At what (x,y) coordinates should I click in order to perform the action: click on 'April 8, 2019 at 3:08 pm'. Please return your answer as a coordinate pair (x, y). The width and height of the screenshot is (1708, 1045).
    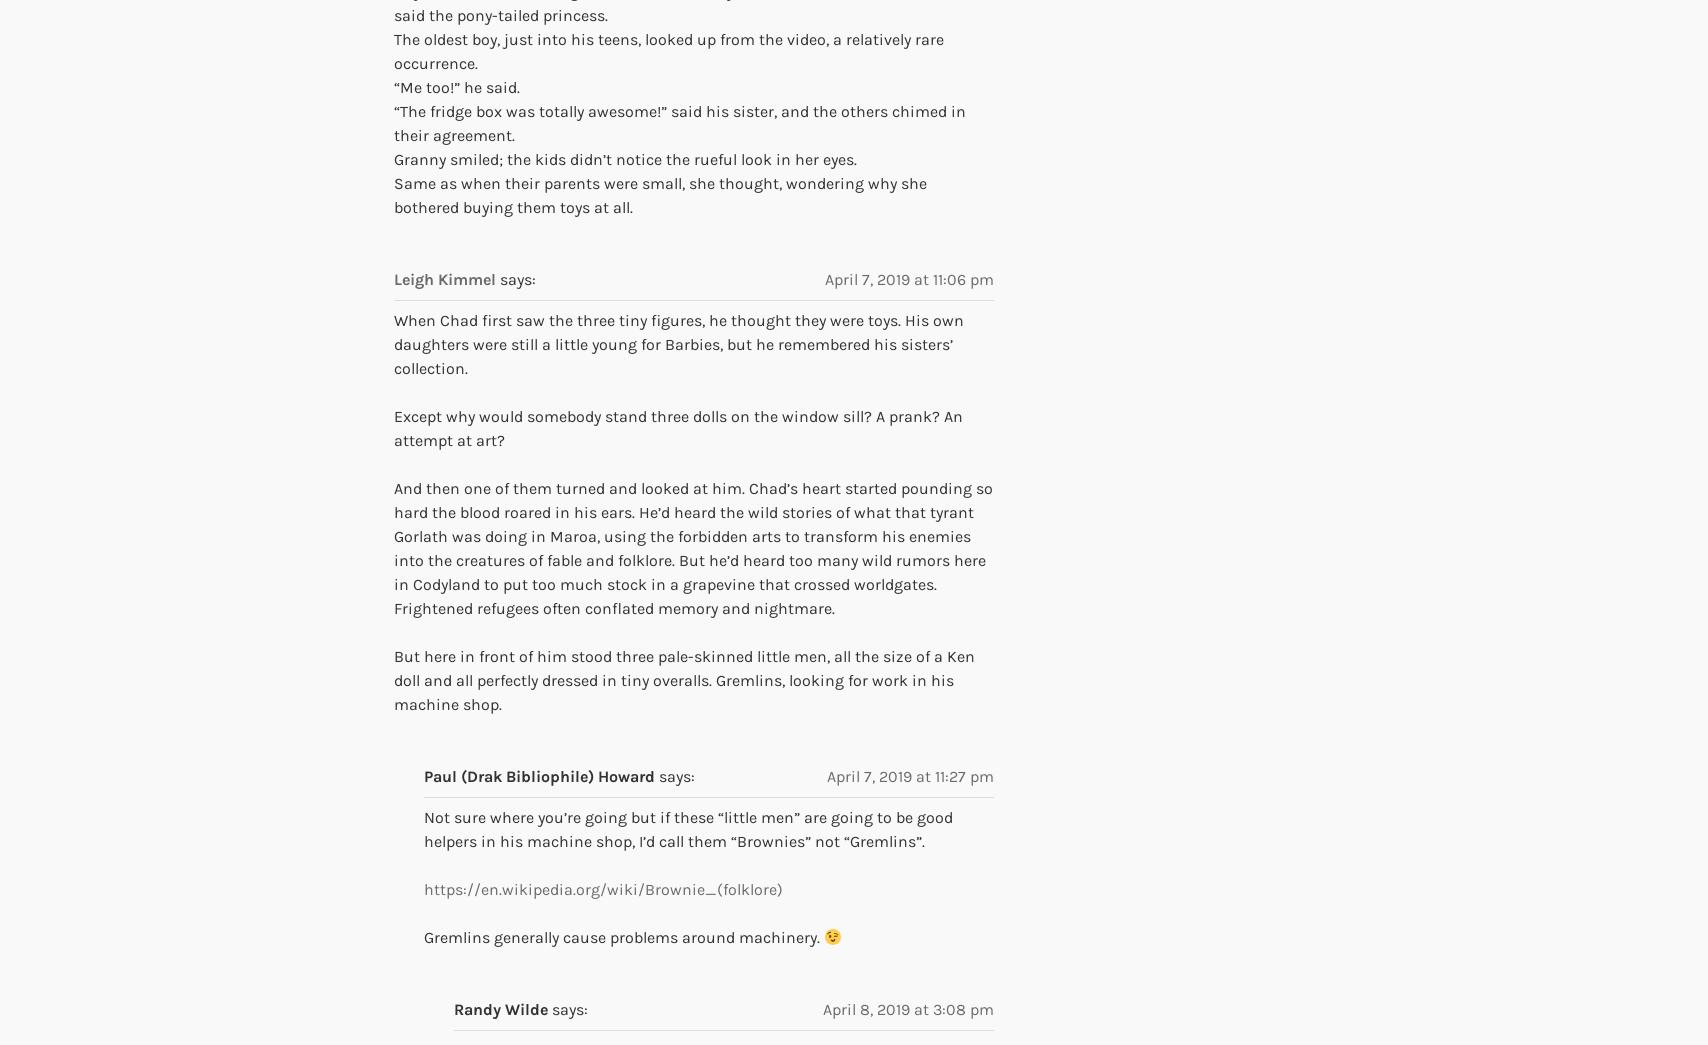
    Looking at the image, I should click on (823, 1009).